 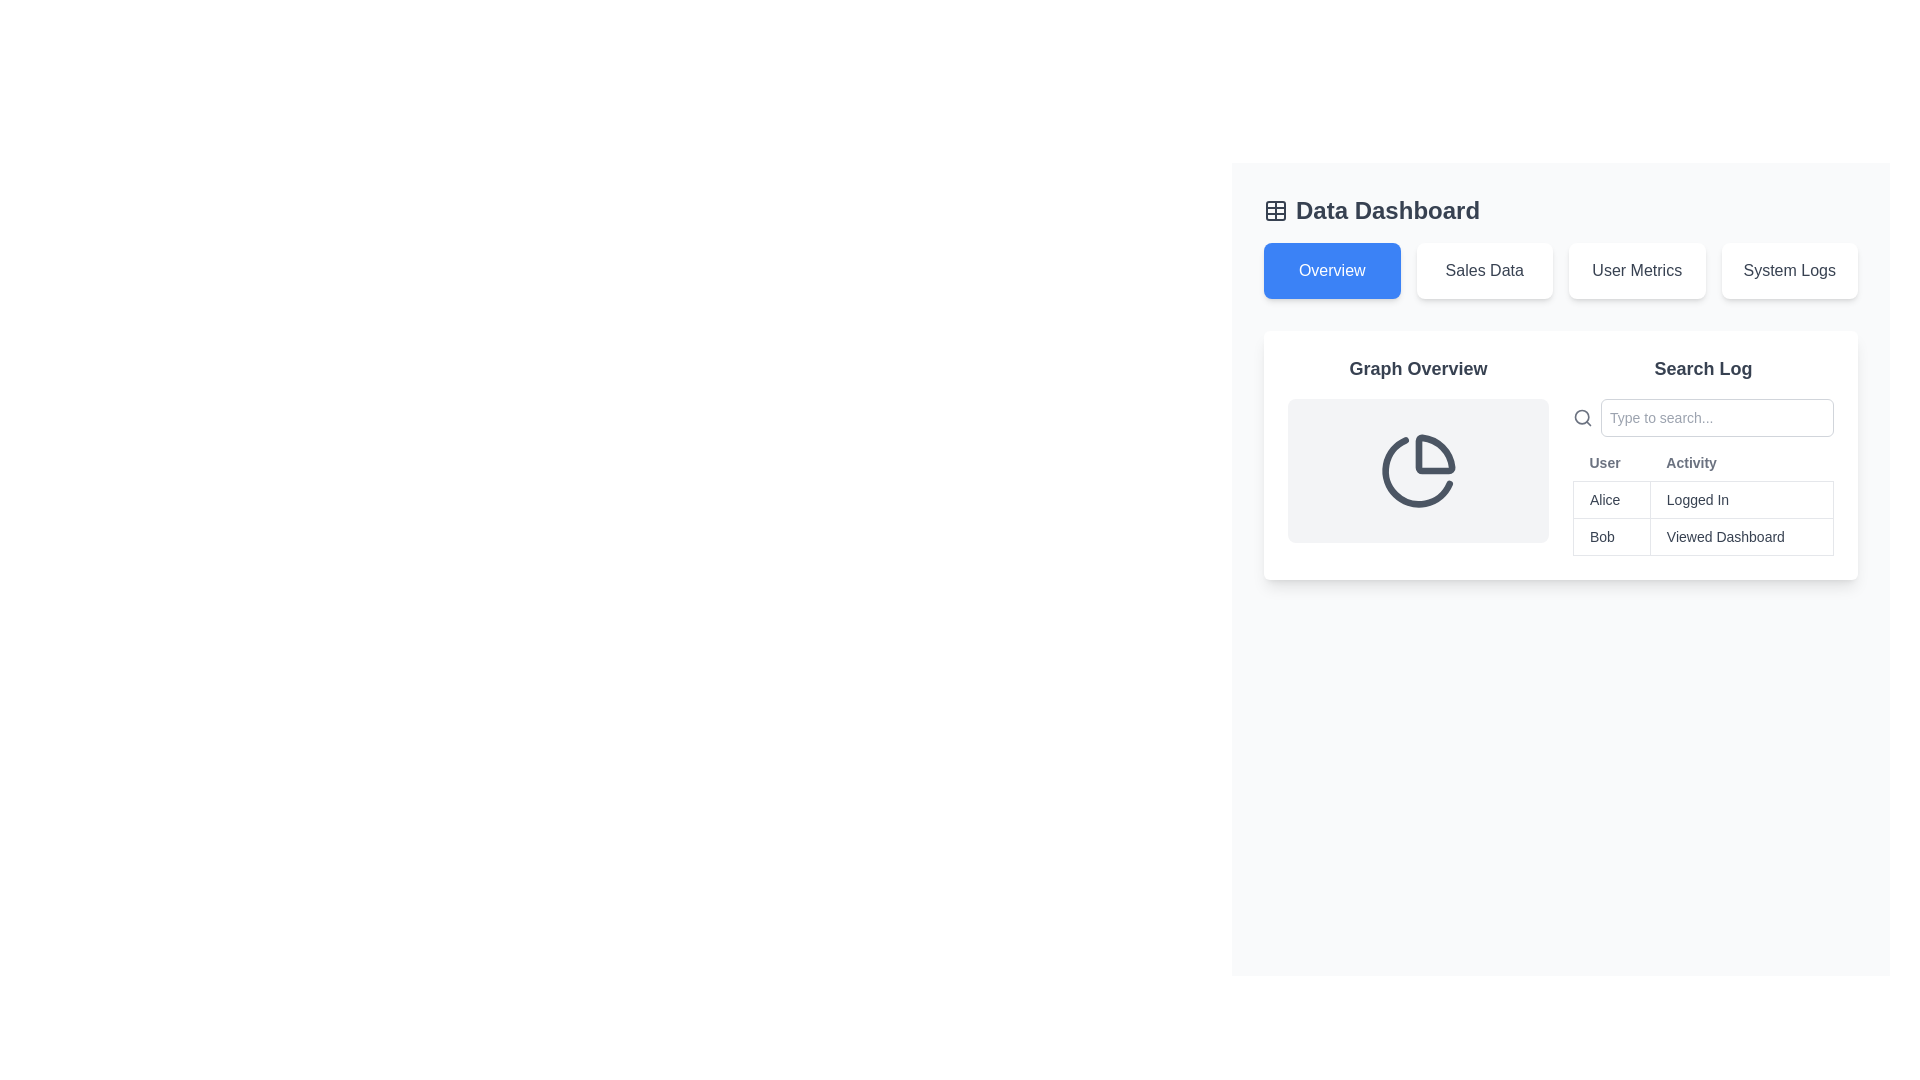 I want to click on the search magnifier icon located to the left of the search input field, so click(x=1582, y=416).